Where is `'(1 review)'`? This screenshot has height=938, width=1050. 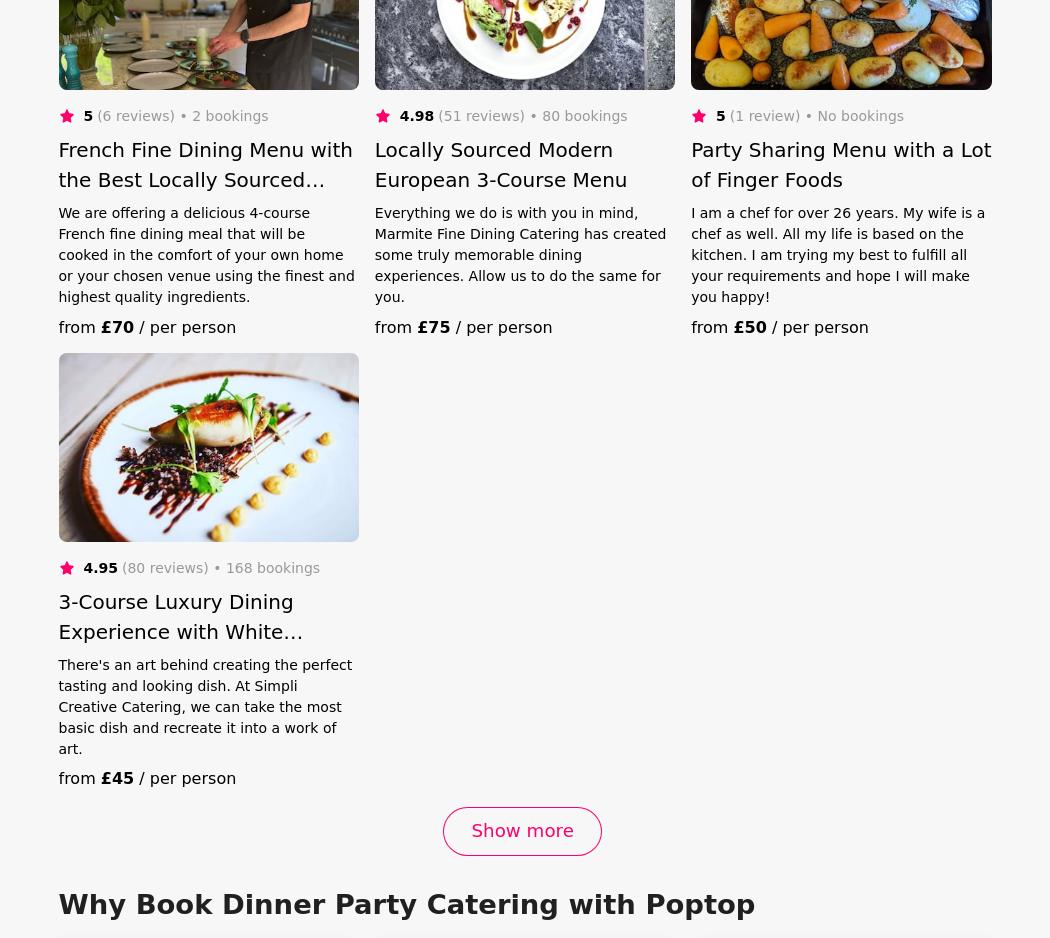
'(1 review)' is located at coordinates (728, 113).